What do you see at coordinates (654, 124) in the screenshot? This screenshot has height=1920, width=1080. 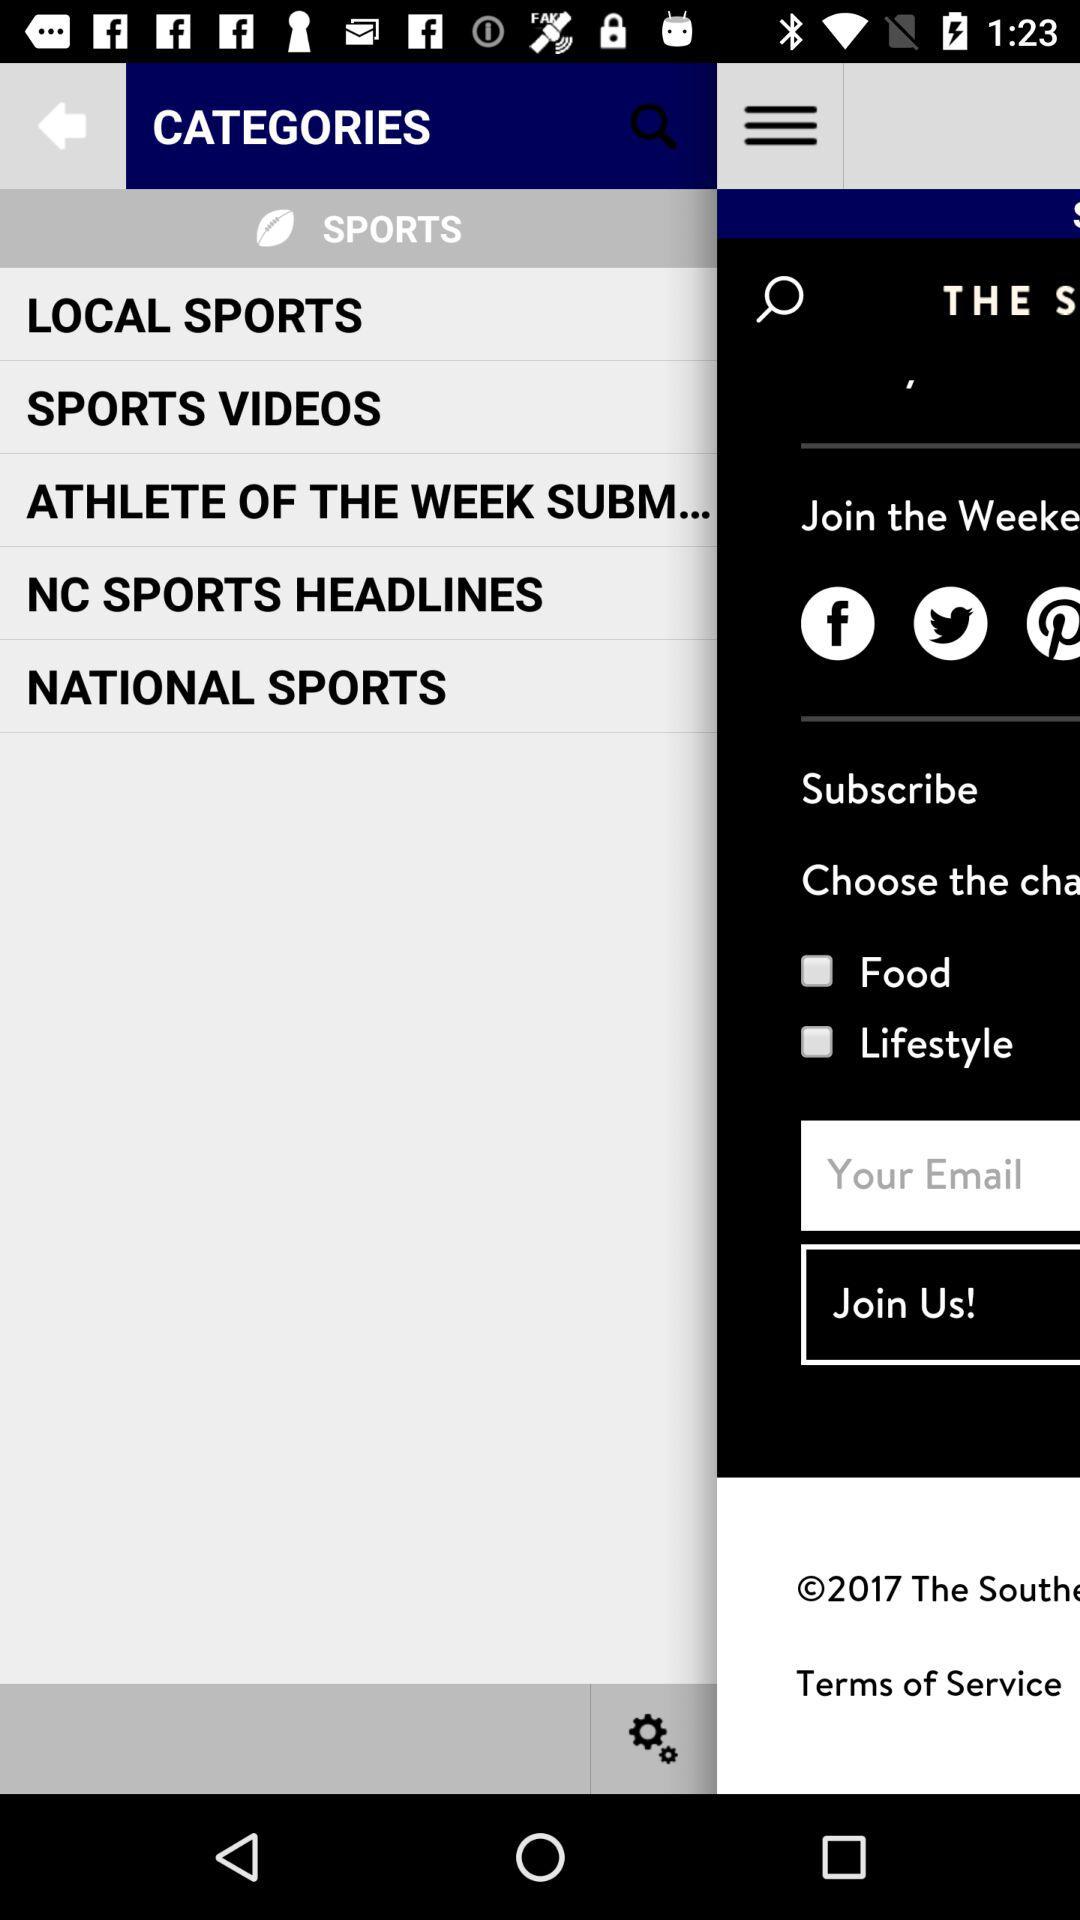 I see `the search icon` at bounding box center [654, 124].